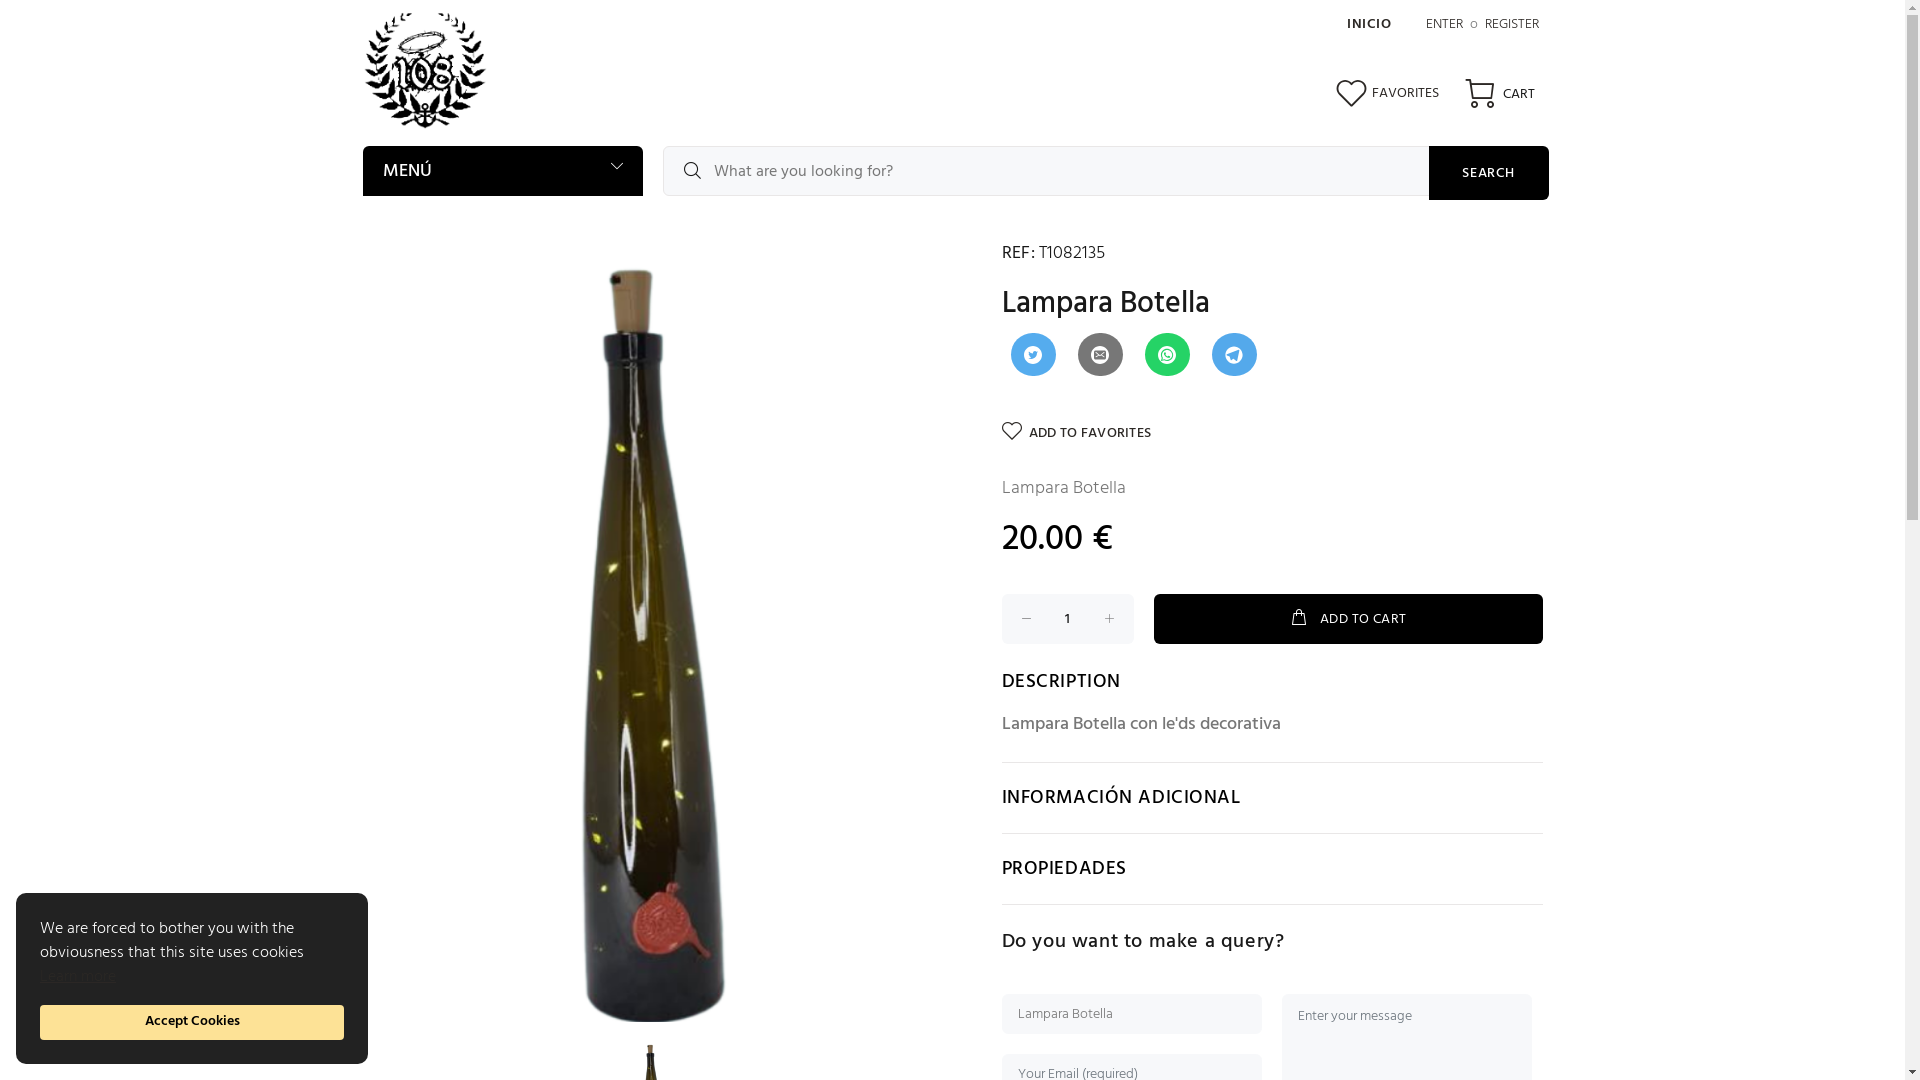 This screenshot has width=1920, height=1080. Describe the element at coordinates (192, 1022) in the screenshot. I see `'Accept Cookies'` at that location.